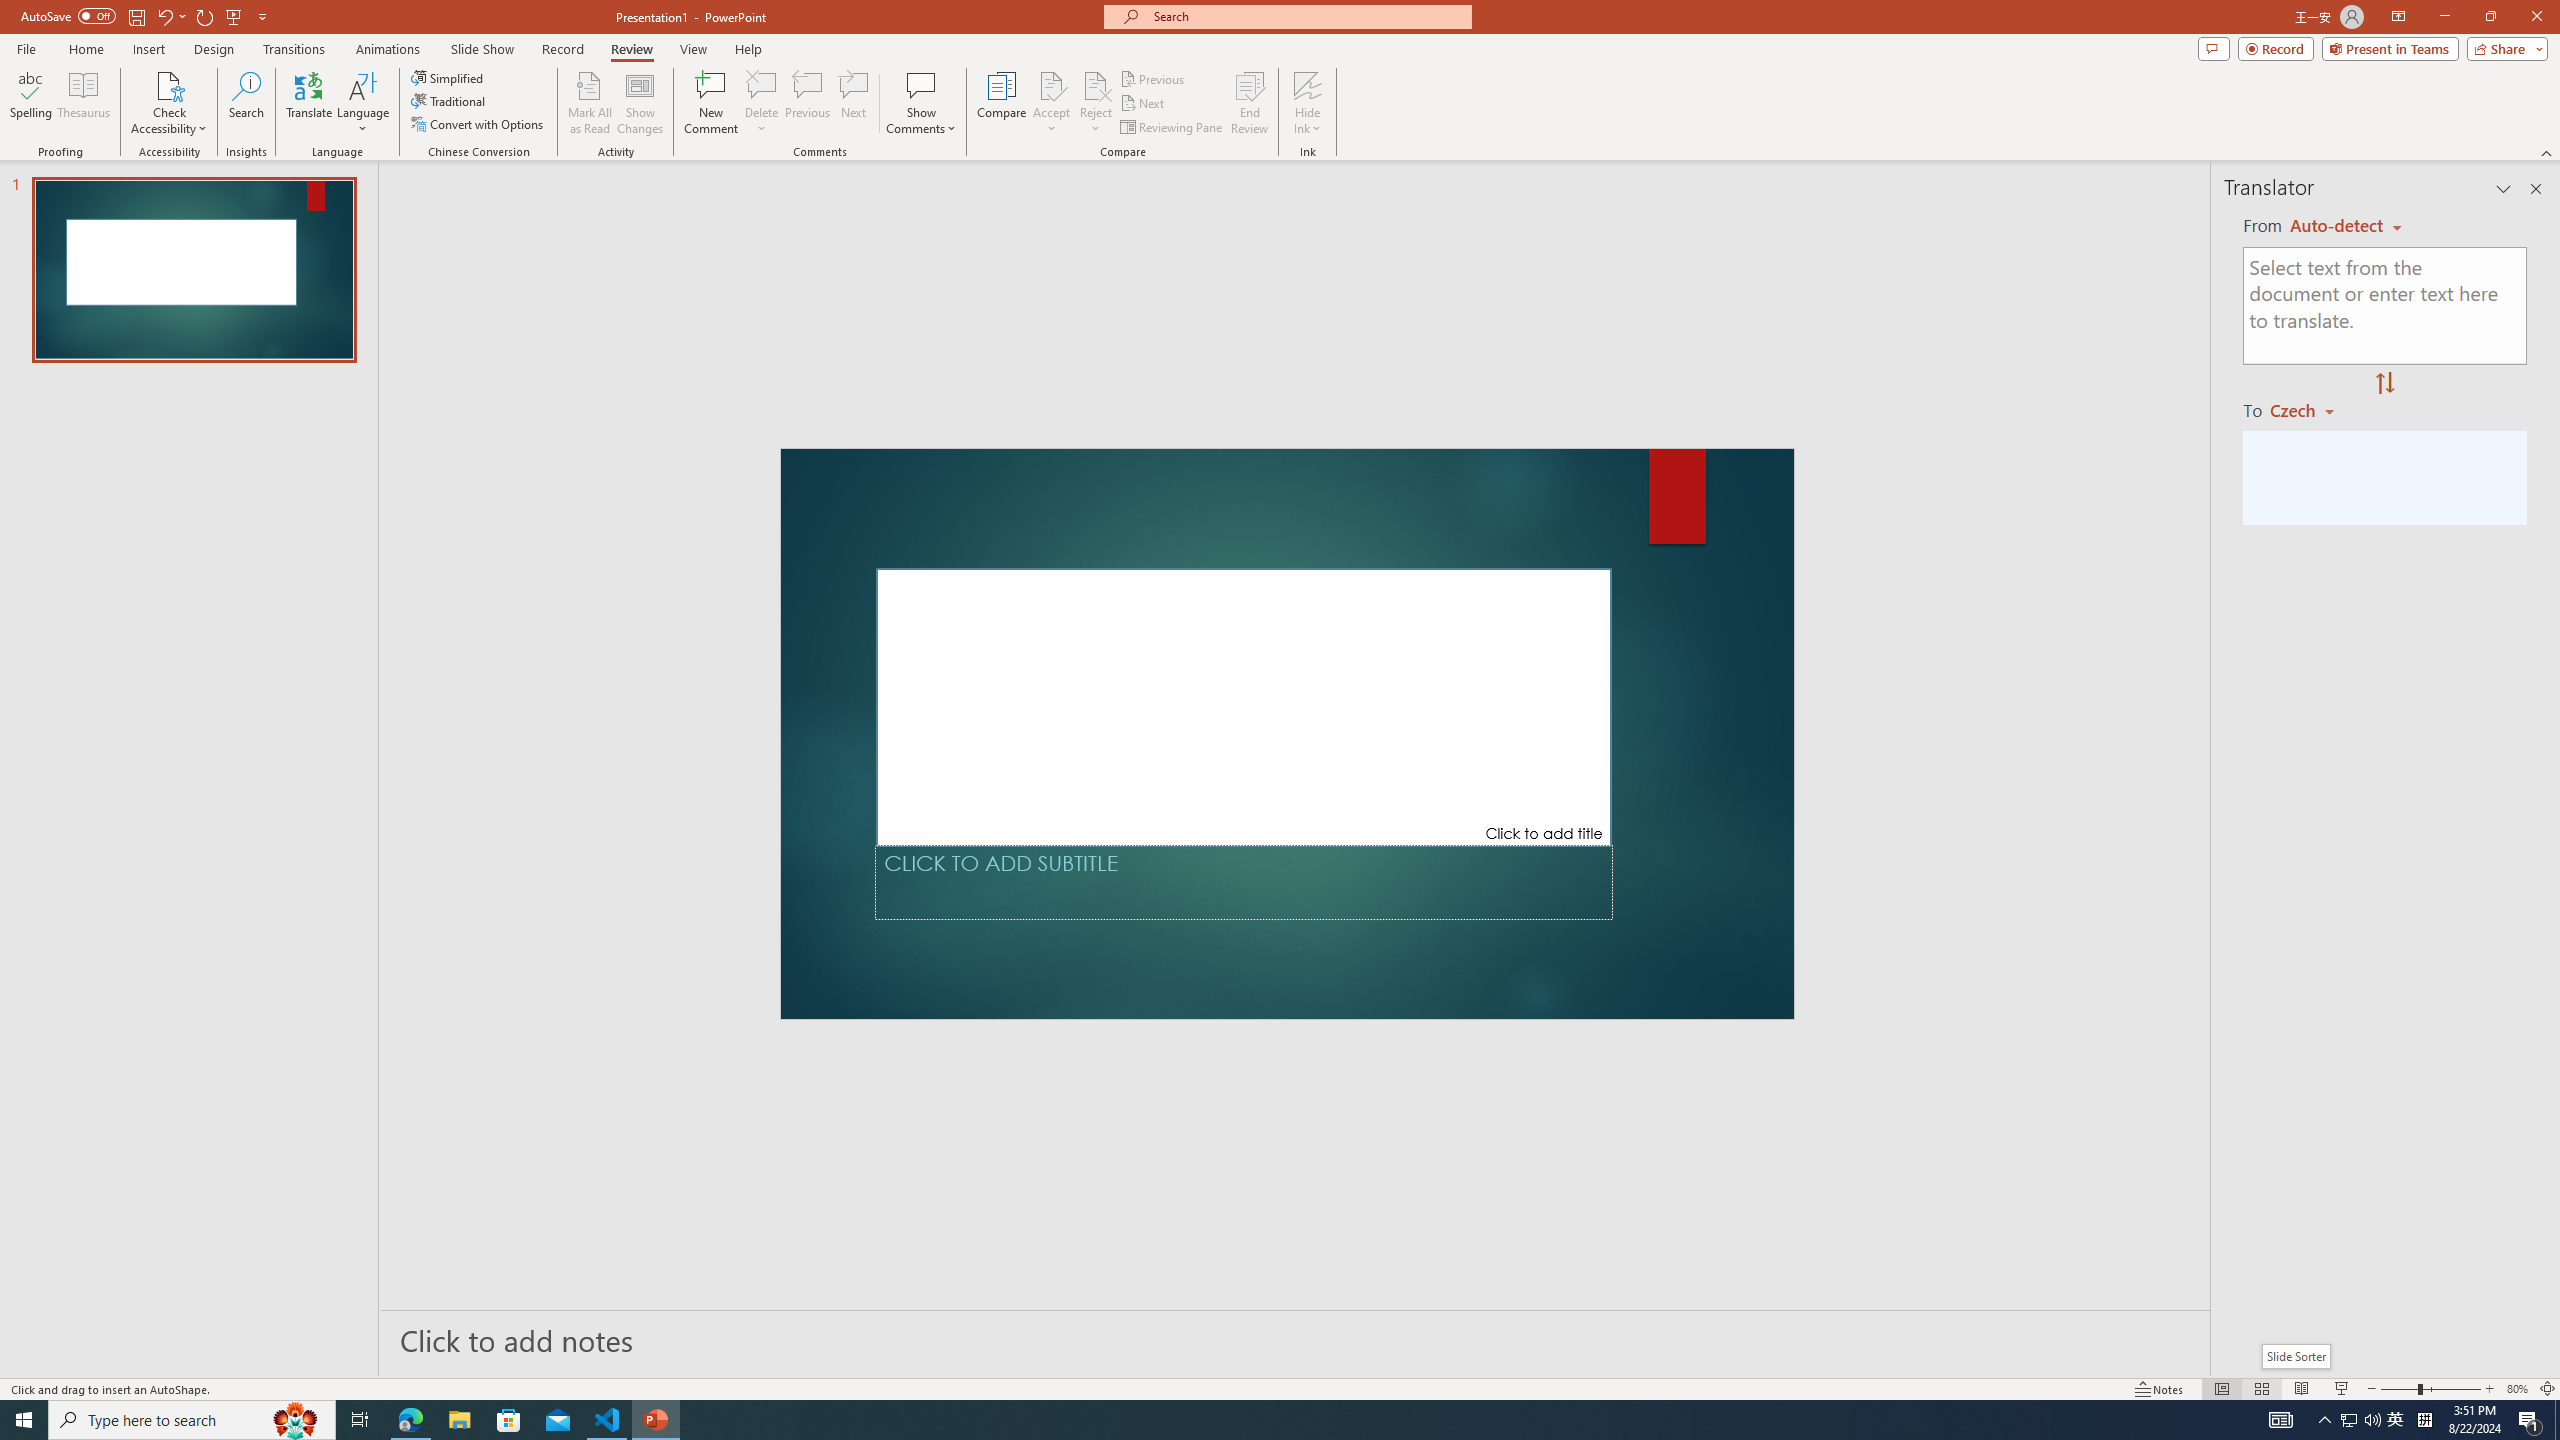 The height and width of the screenshot is (1440, 2560). Describe the element at coordinates (1142, 103) in the screenshot. I see `'Next'` at that location.